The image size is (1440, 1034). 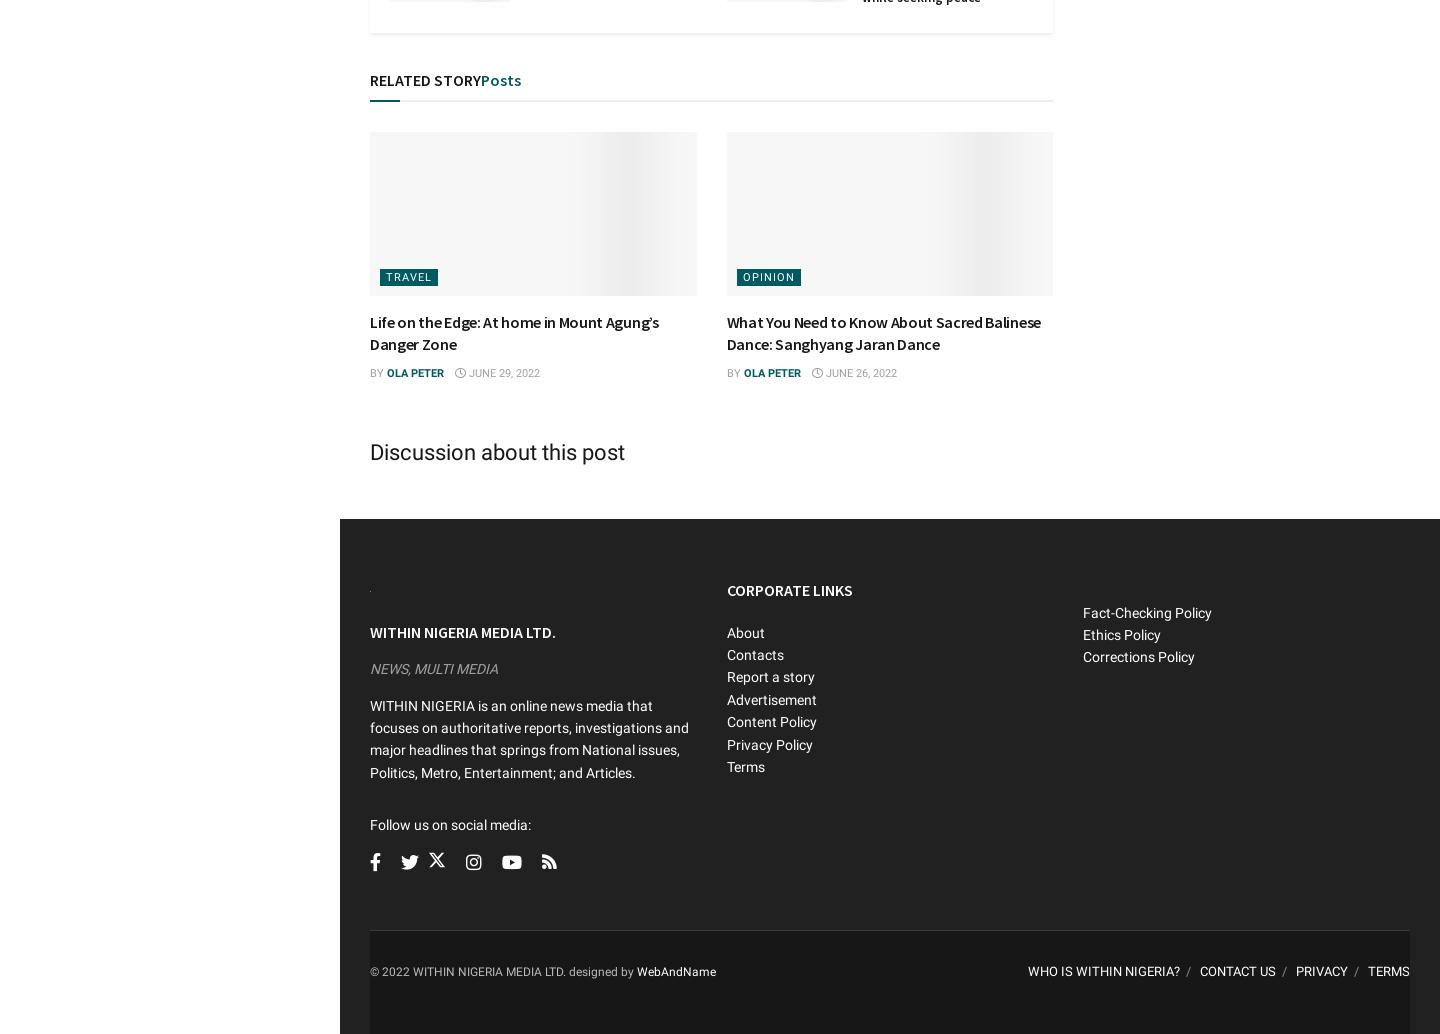 What do you see at coordinates (462, 631) in the screenshot?
I see `'WITHIN NIGERIA MEDIA LTD.'` at bounding box center [462, 631].